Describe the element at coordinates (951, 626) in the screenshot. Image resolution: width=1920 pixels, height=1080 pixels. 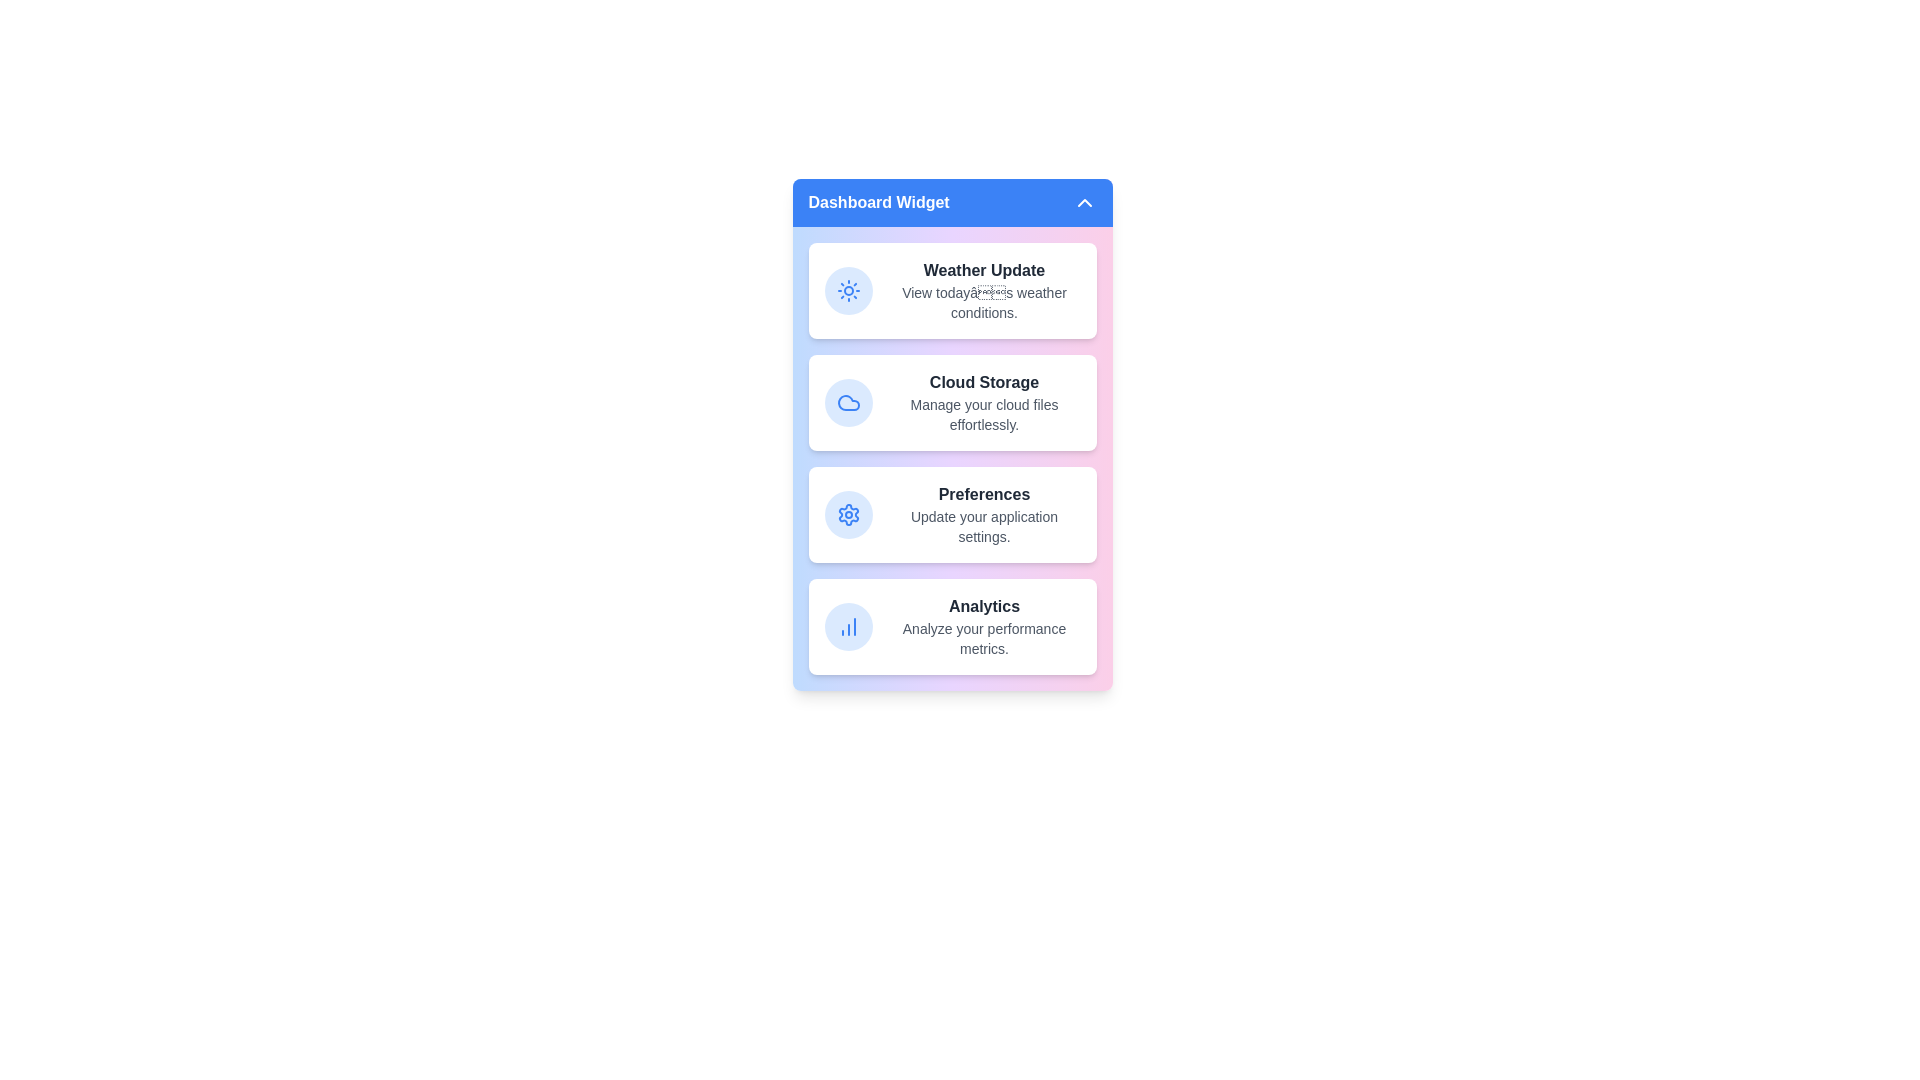
I see `the 'Analytics' item in the DashboardWidget` at that location.